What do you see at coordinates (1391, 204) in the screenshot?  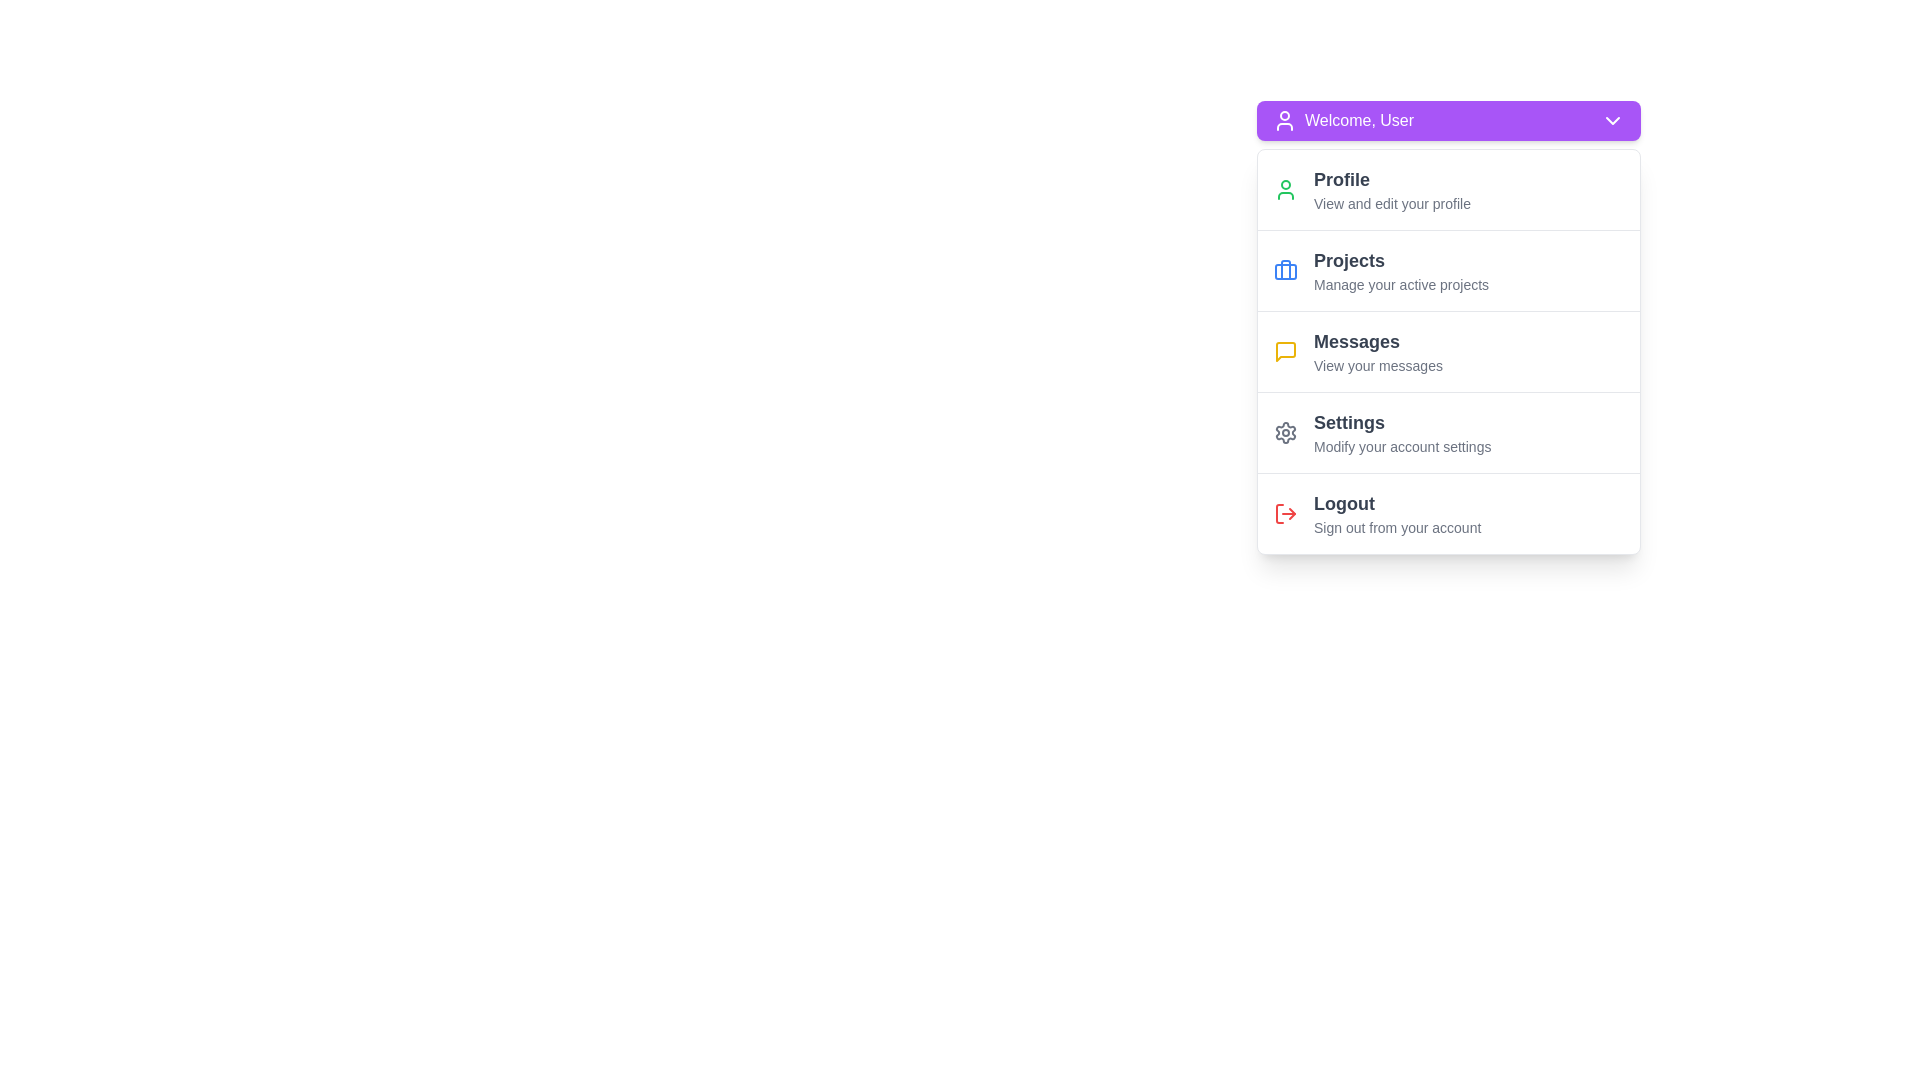 I see `the static text element reading 'View and edit your profile.' which is located under the 'Profile' label in the dropdown menu` at bounding box center [1391, 204].